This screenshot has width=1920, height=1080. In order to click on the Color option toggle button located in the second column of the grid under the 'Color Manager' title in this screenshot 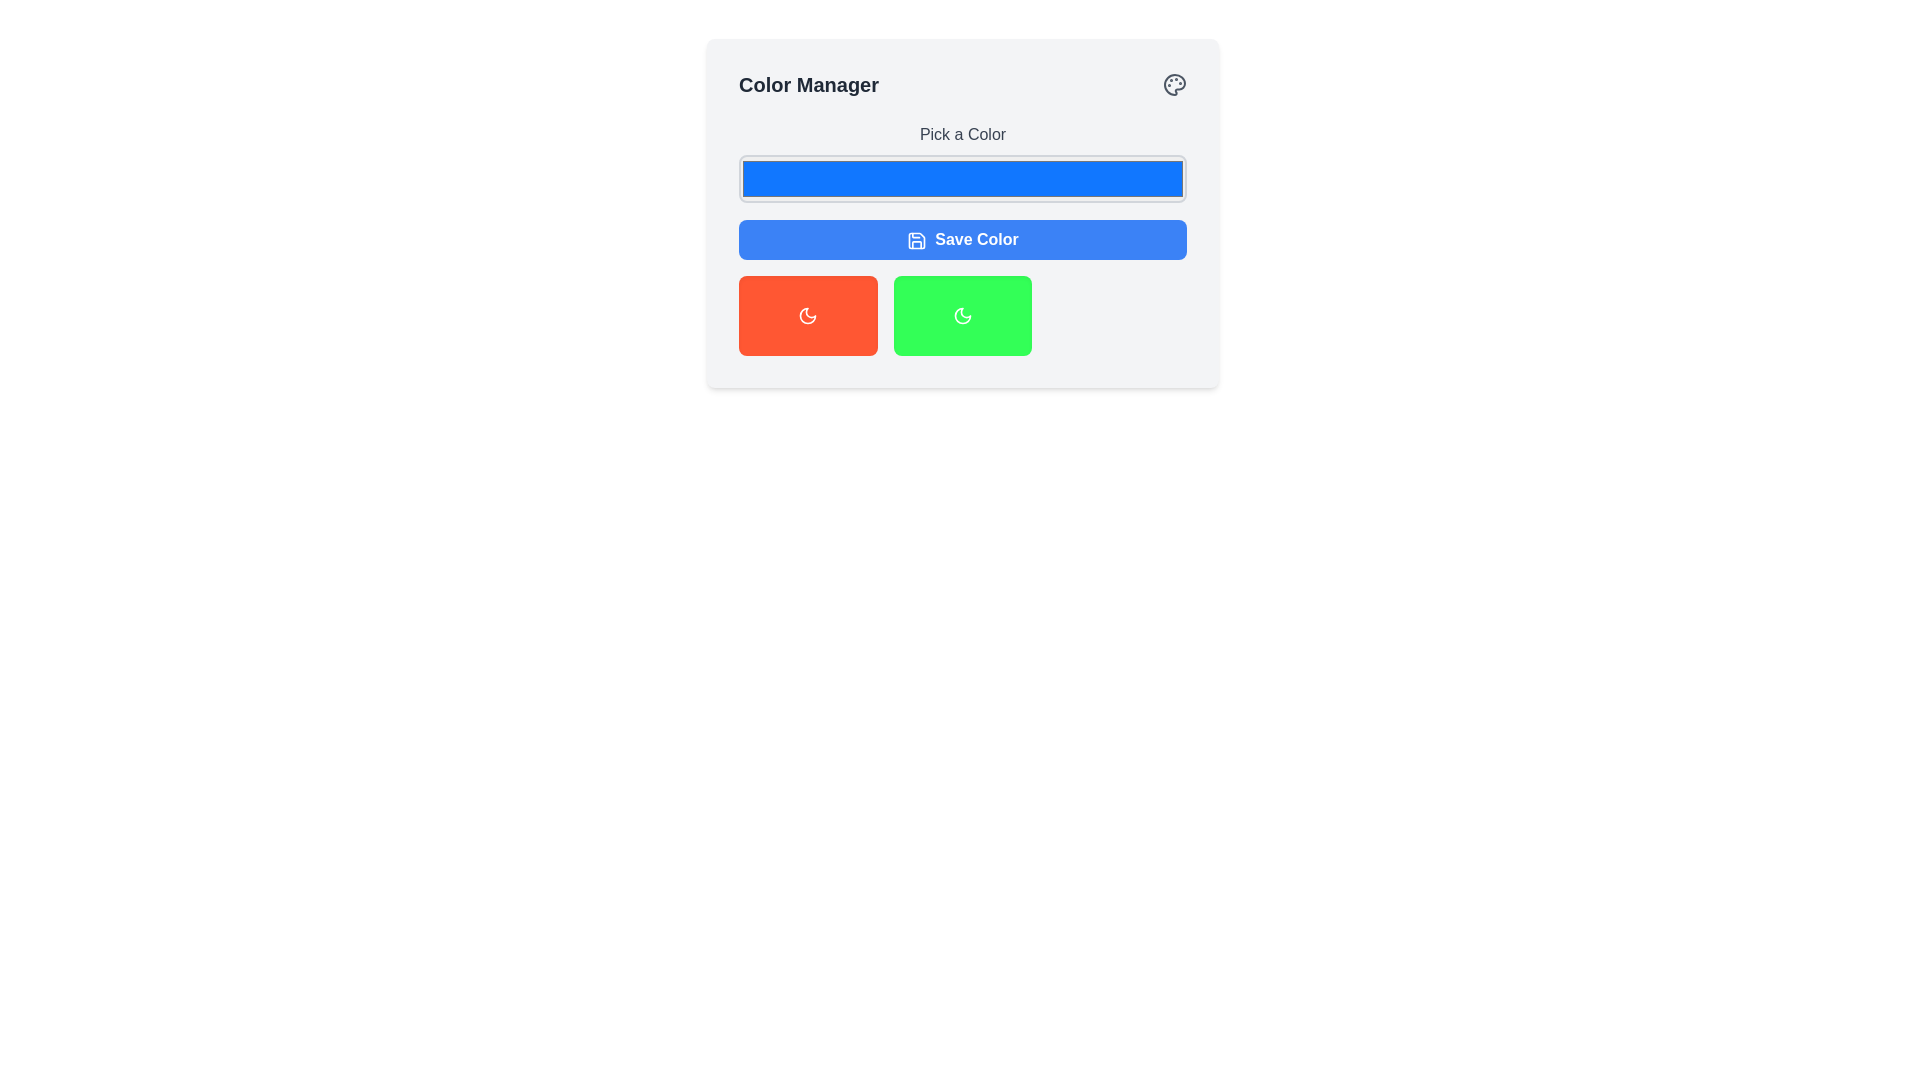, I will do `click(963, 315)`.